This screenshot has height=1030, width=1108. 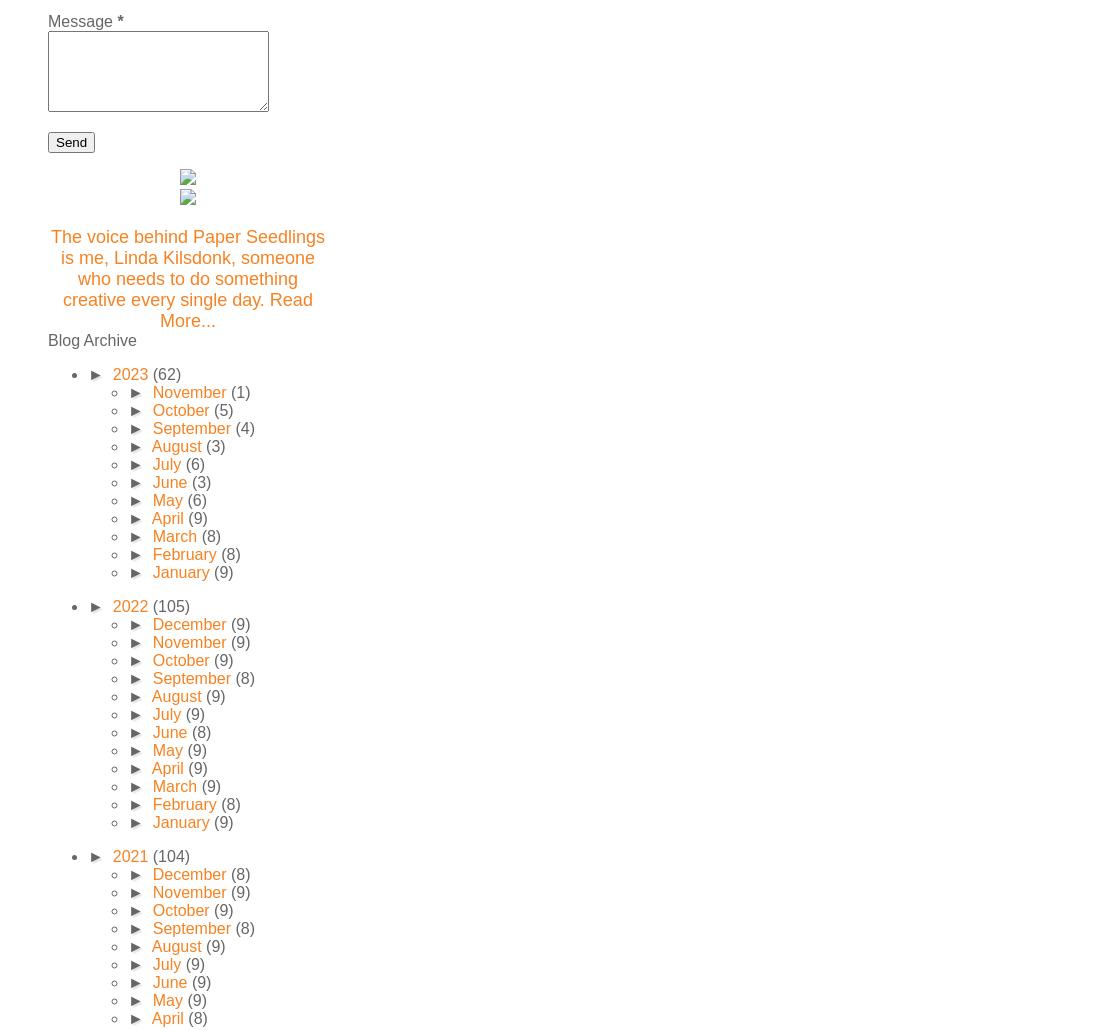 I want to click on '(5)', so click(x=223, y=410).